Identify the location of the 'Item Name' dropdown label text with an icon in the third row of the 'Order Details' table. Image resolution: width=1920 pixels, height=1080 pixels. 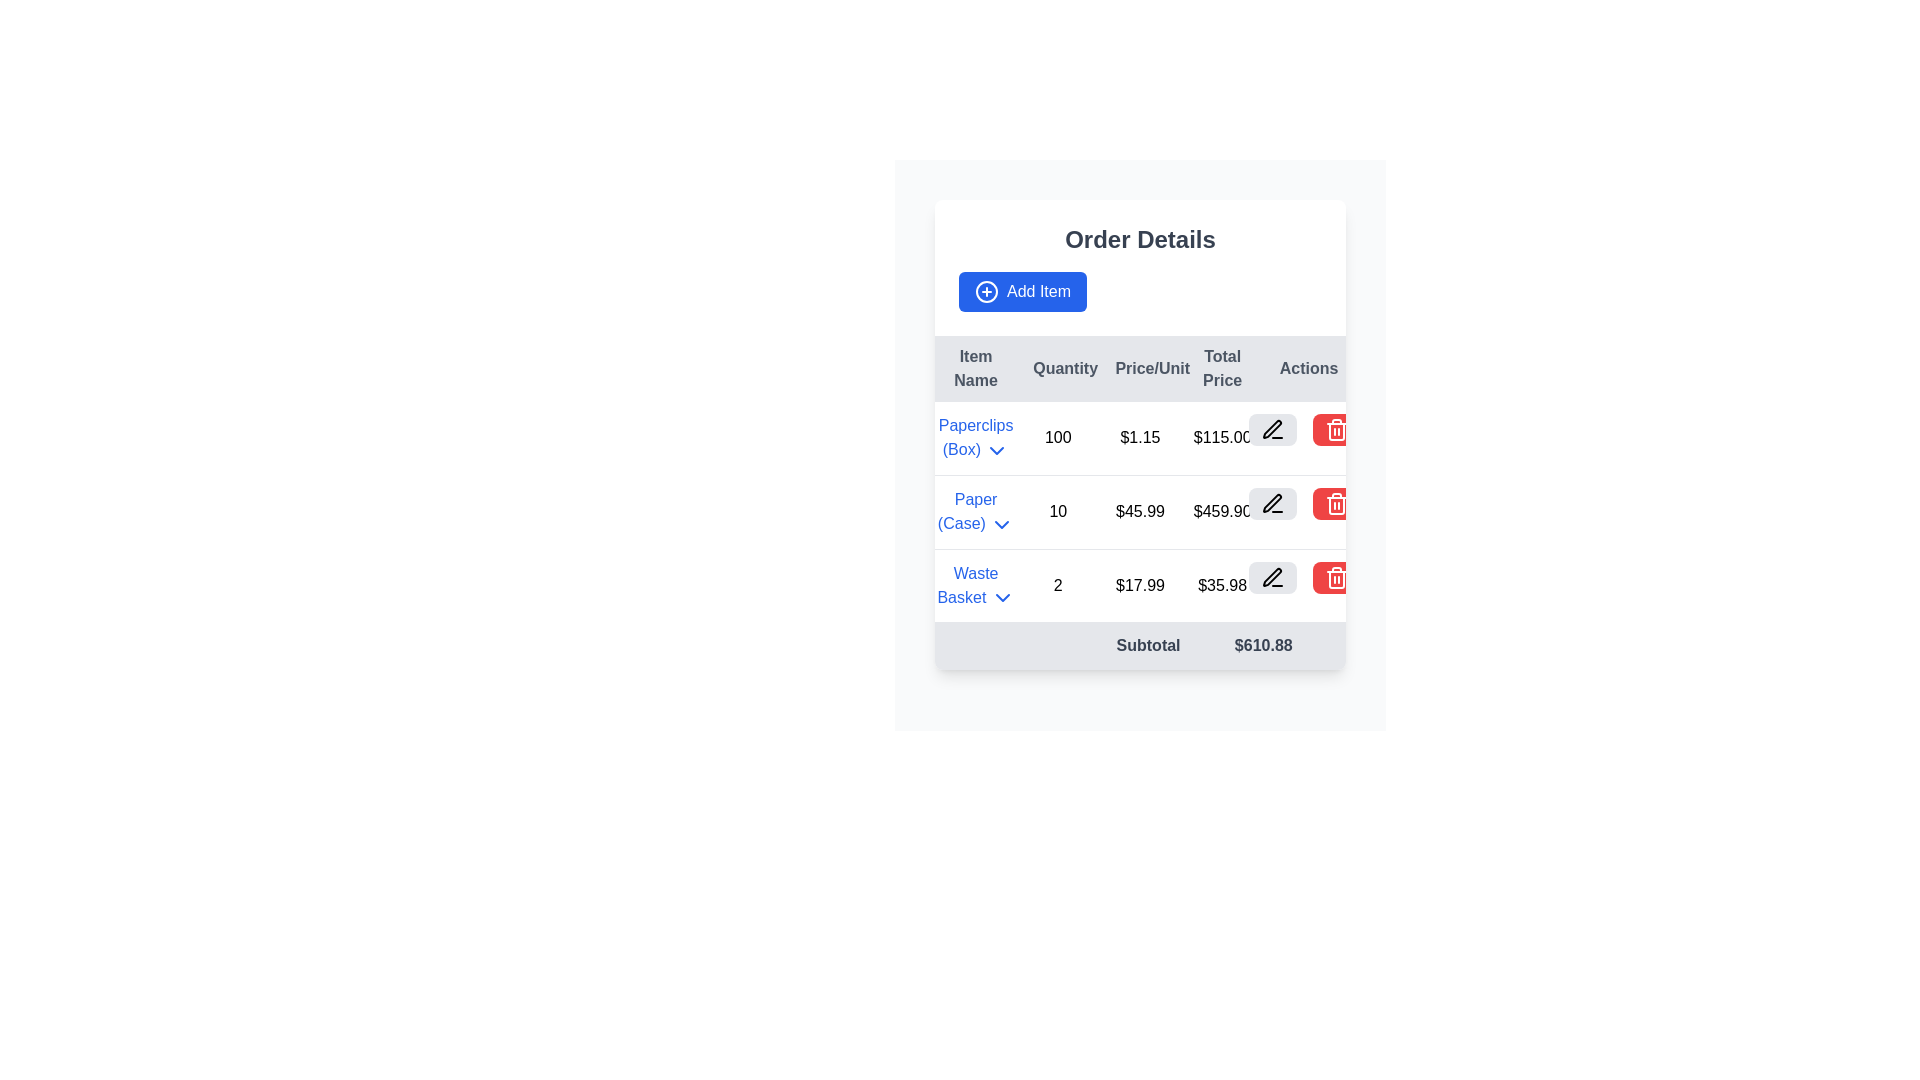
(976, 585).